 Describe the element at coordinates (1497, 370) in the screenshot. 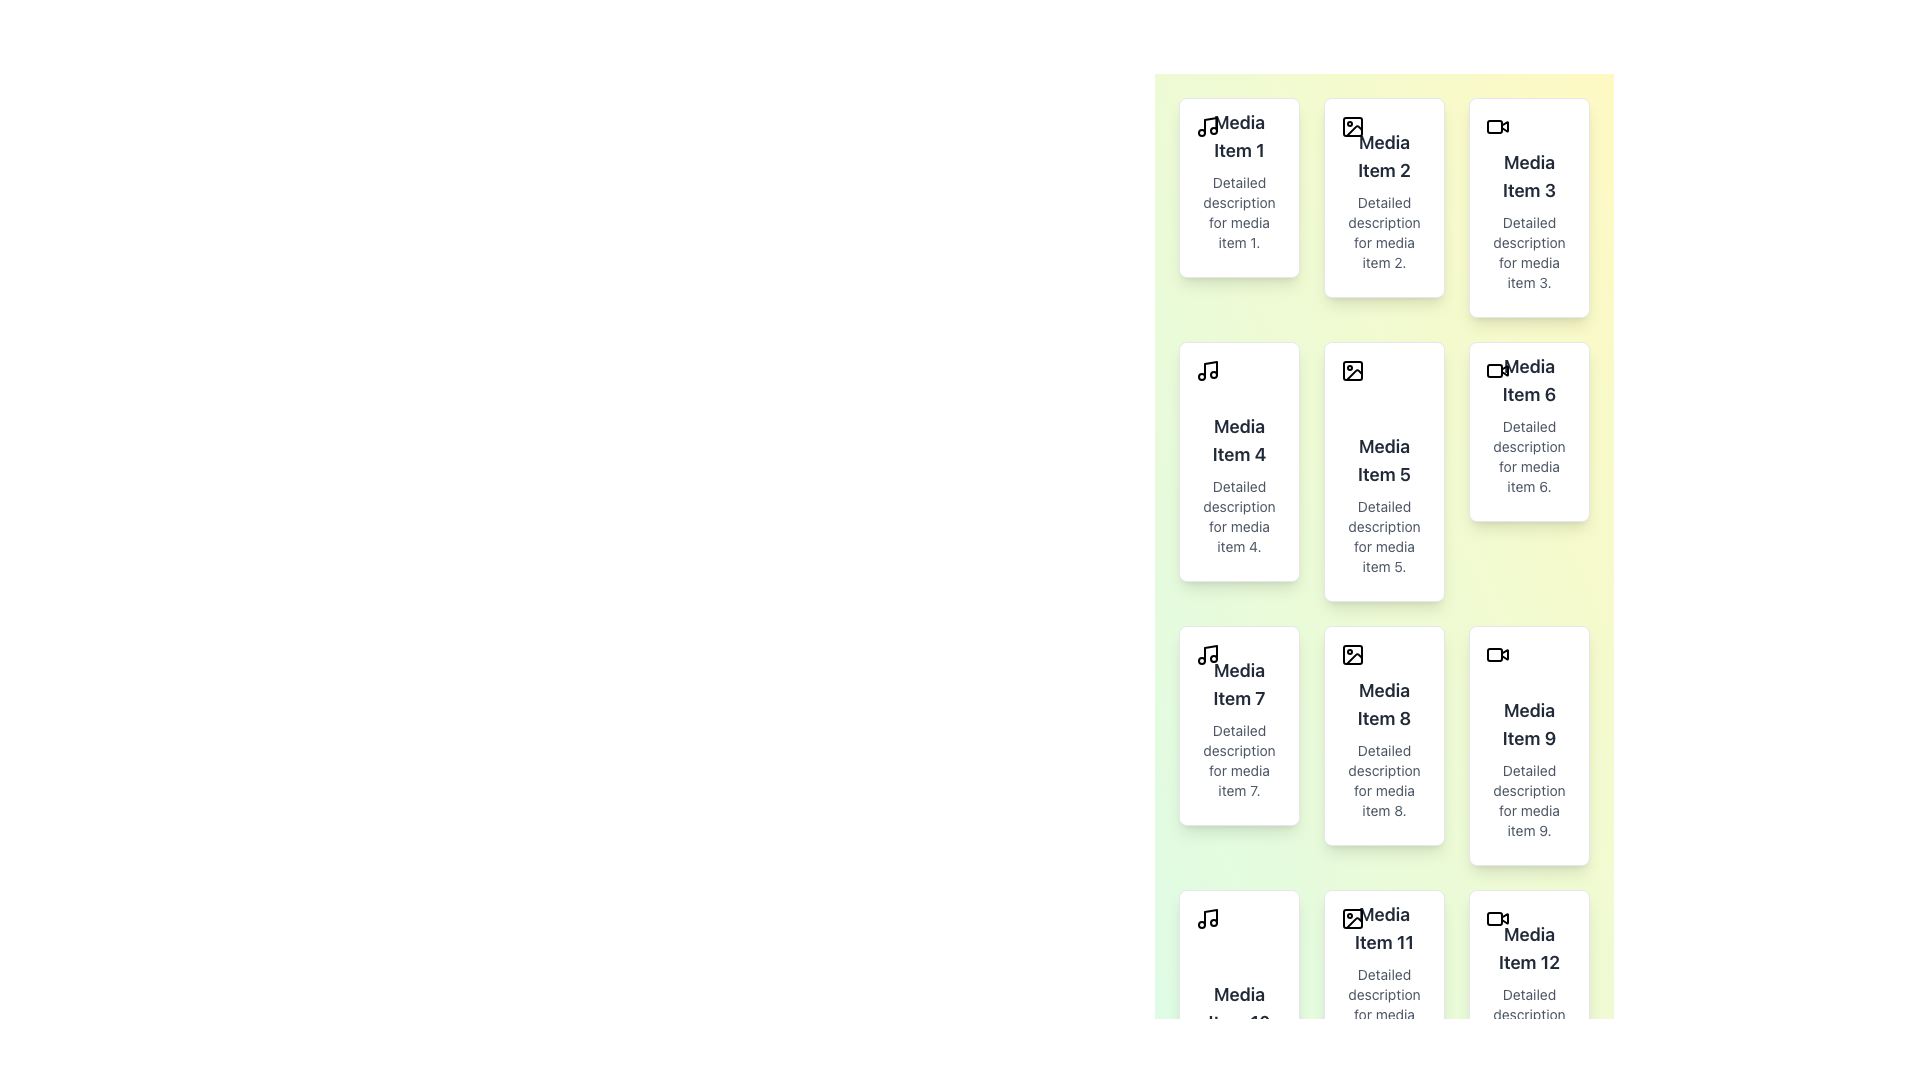

I see `the video camera icon located at the top-left corner of the 'Media Item 6' card in the grid layout` at that location.